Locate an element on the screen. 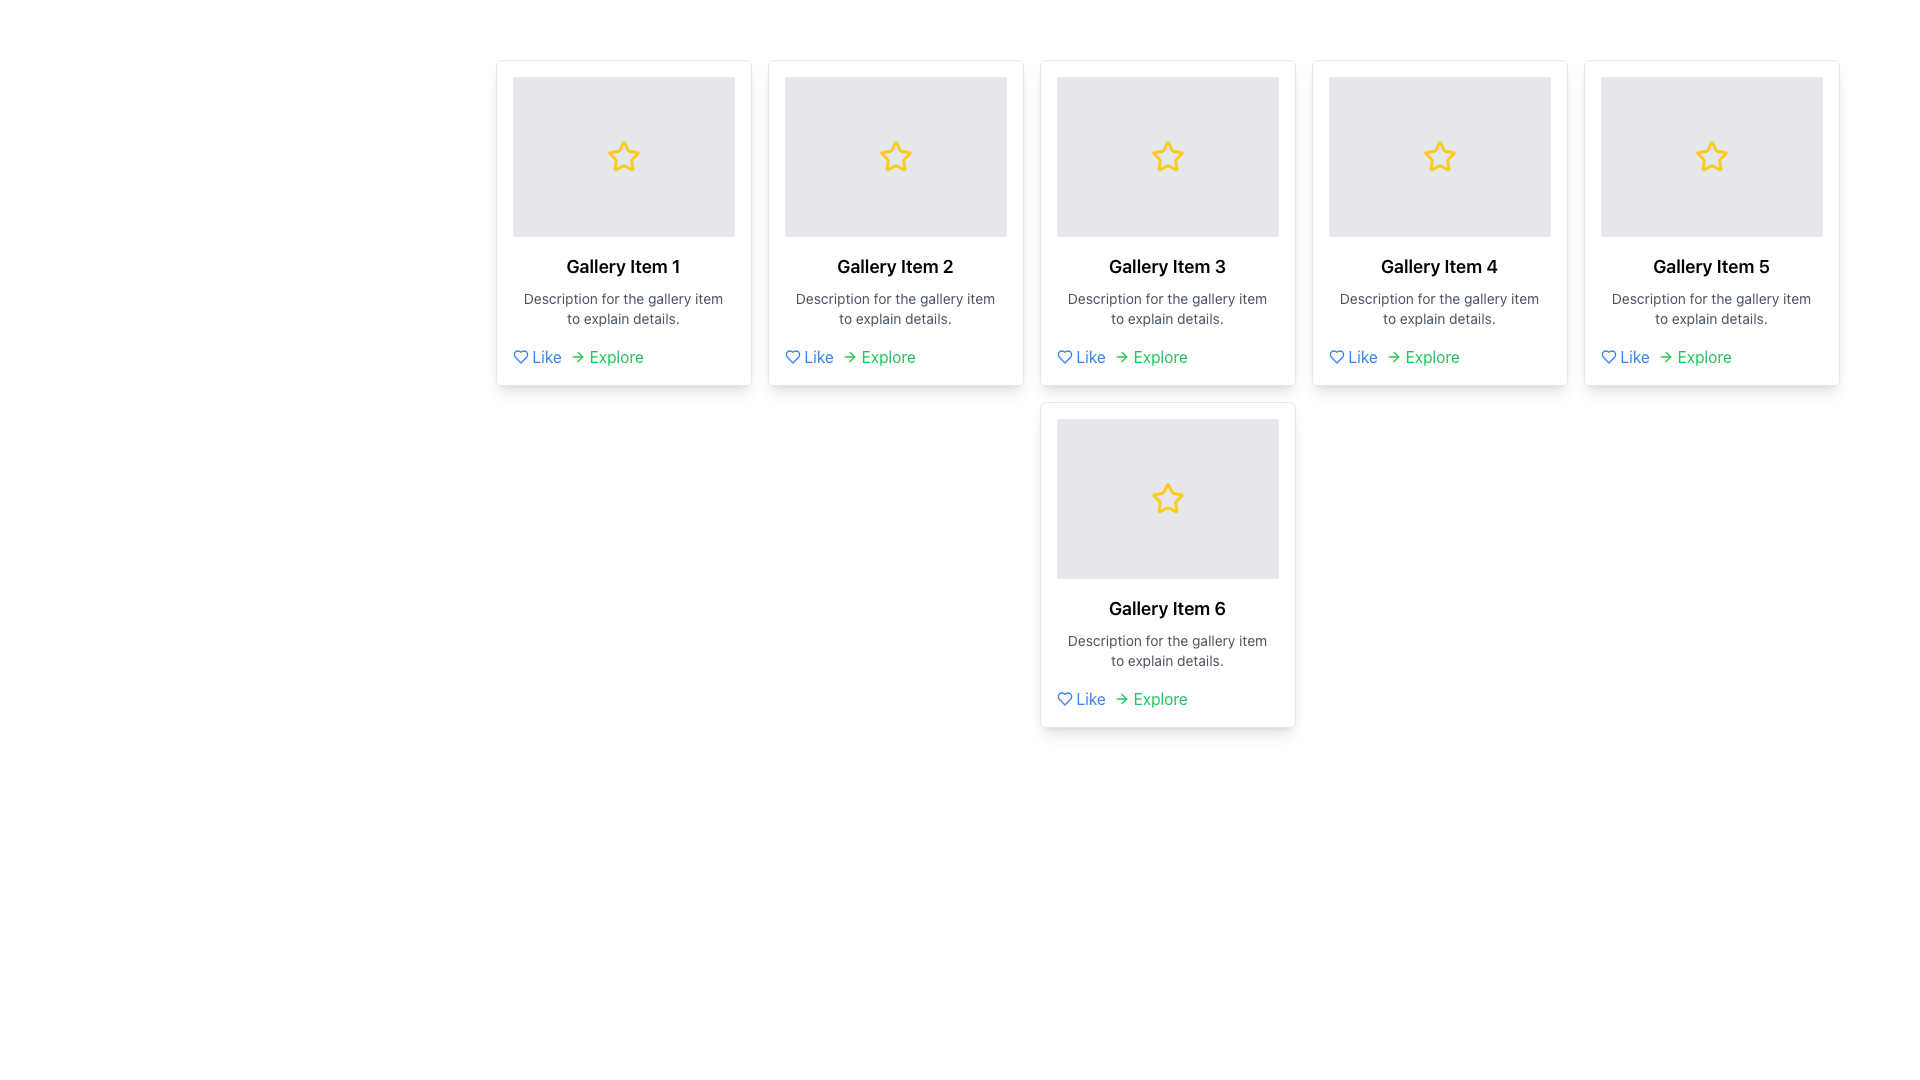  displayed text from the text label located within the fourth card in a horizontal row of six cards, positioned beneath the star icon and above the 'Like' and 'Explore' links is located at coordinates (1438, 290).